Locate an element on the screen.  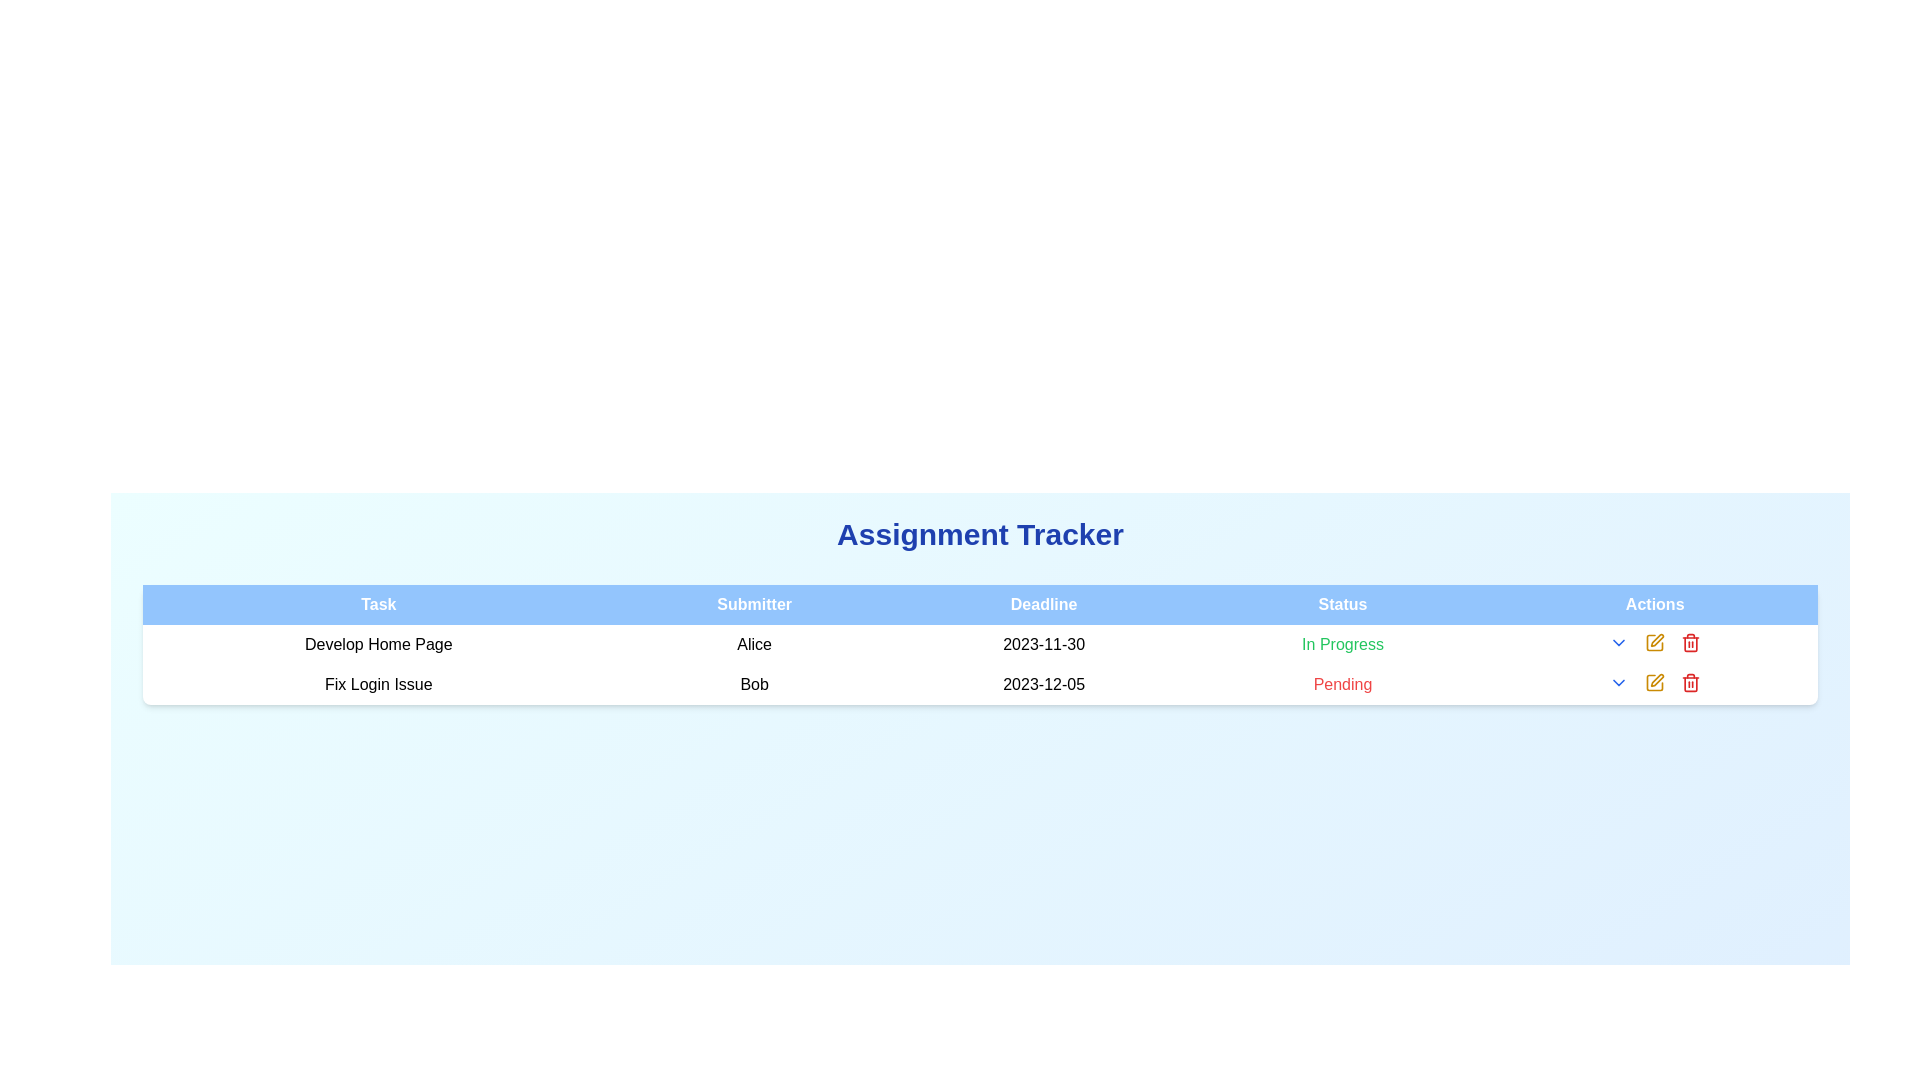
the date text displaying '2023-12-05' located in the 'Deadline' column of the second row, which pertains to the 'Fix Login Issue' task is located at coordinates (1043, 684).